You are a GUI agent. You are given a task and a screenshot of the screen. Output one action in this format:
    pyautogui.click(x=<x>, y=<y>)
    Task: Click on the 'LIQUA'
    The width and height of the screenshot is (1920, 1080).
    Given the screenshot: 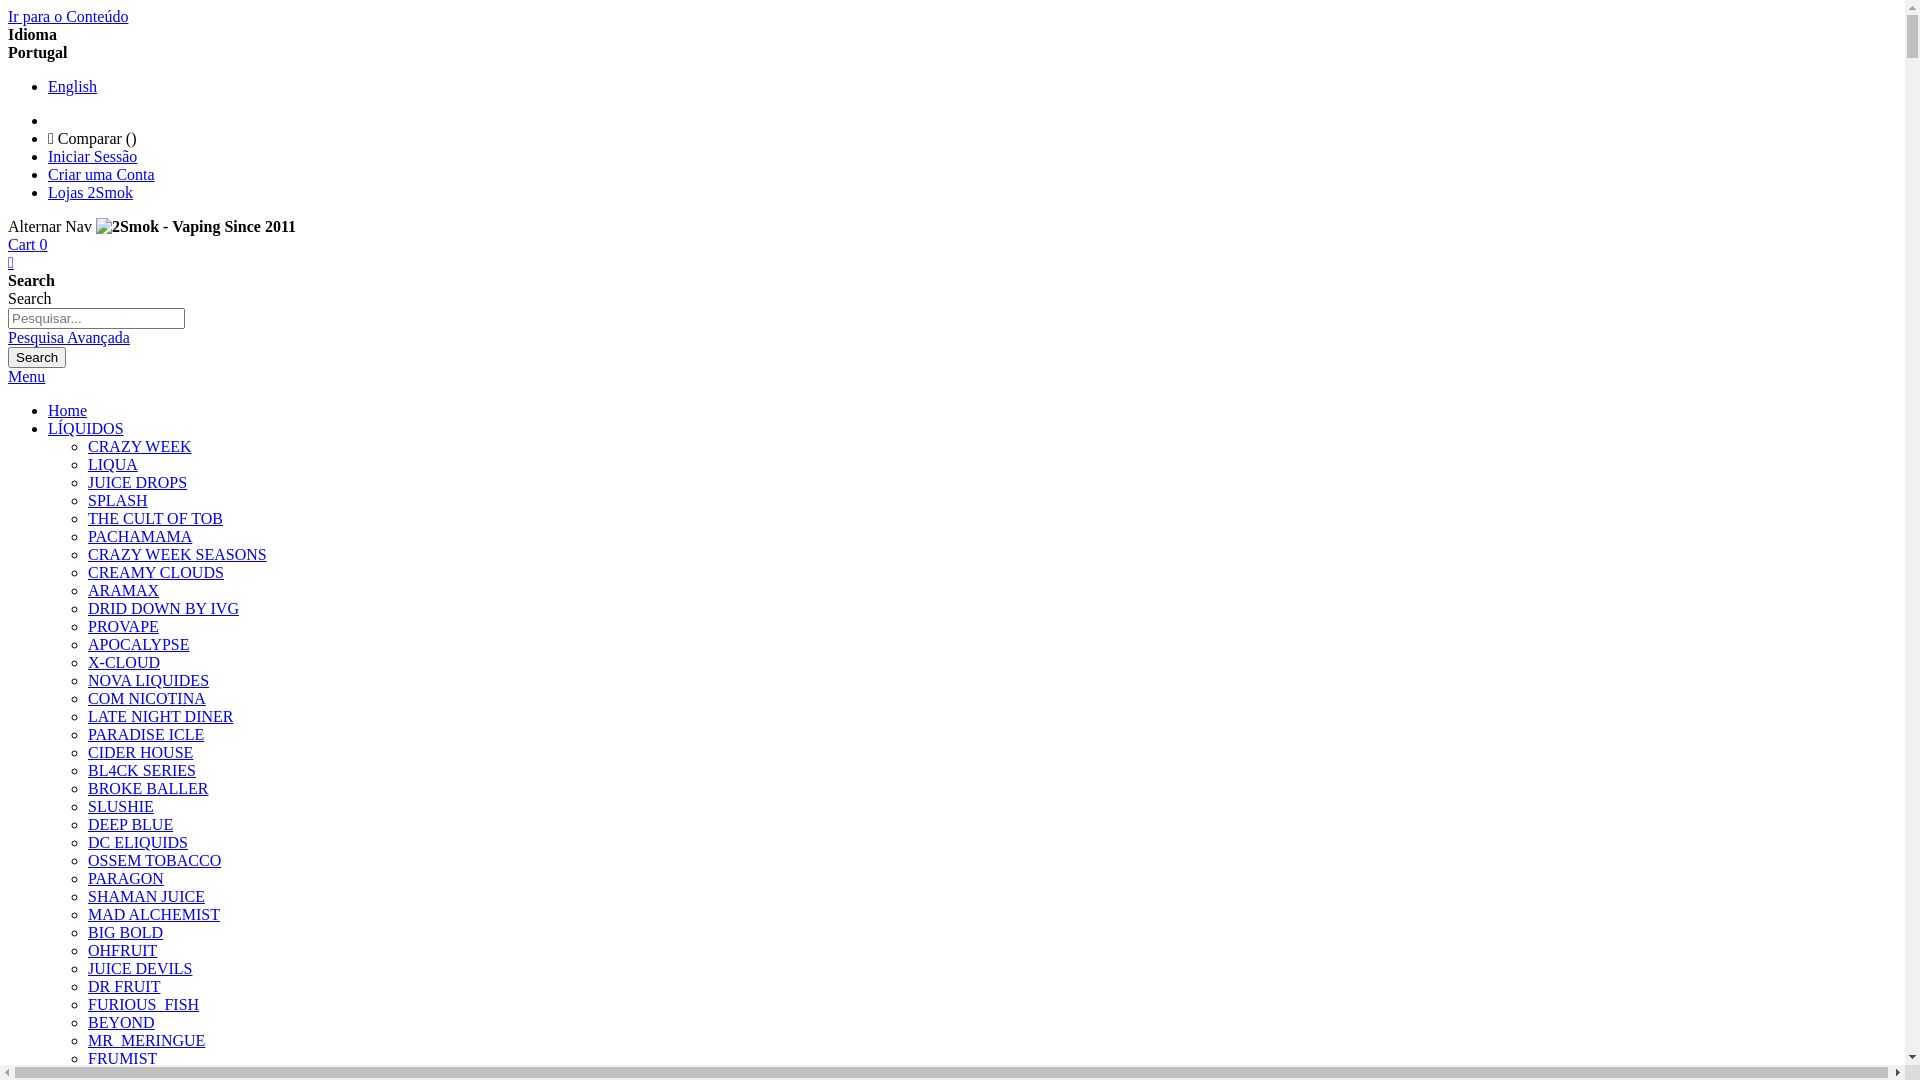 What is the action you would take?
    pyautogui.click(x=112, y=464)
    